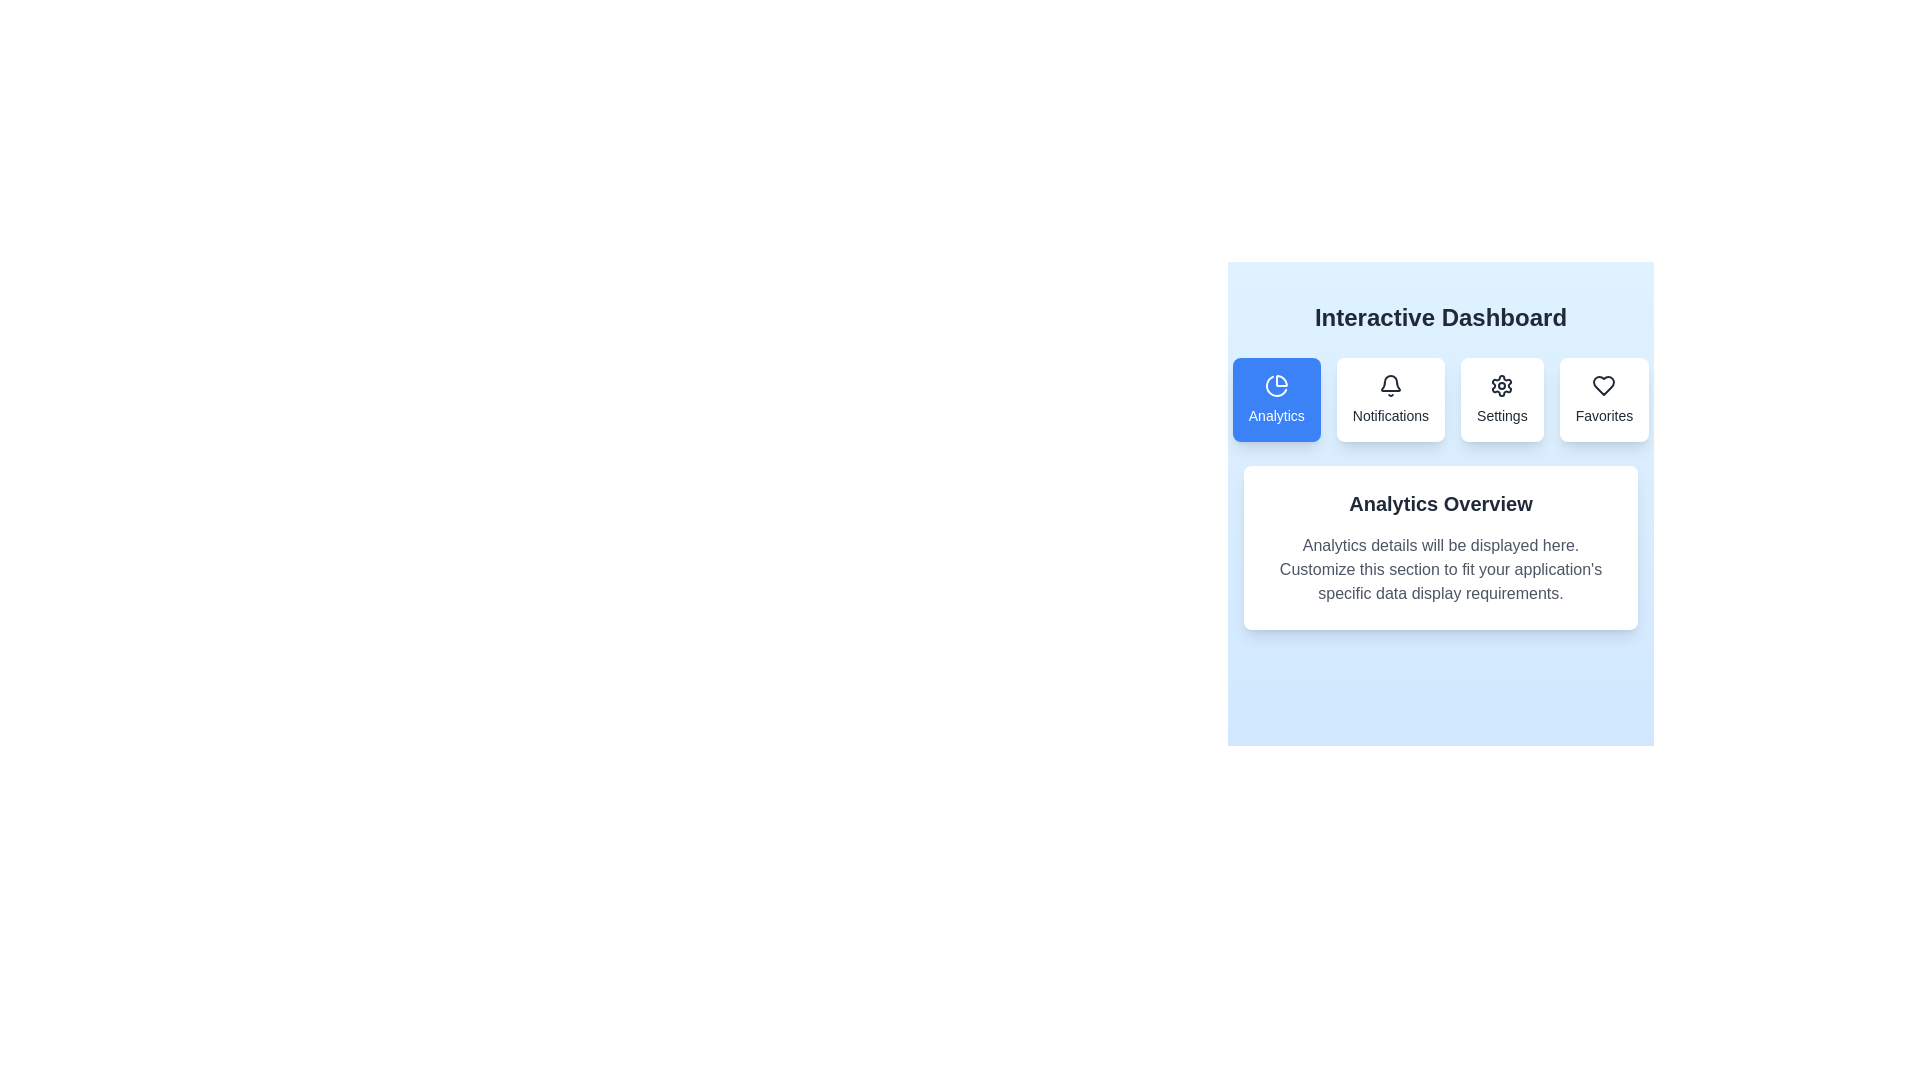 This screenshot has width=1920, height=1080. I want to click on the Text label located in the blue rectangular section on the top-left of the card associated with analytics, so click(1275, 415).